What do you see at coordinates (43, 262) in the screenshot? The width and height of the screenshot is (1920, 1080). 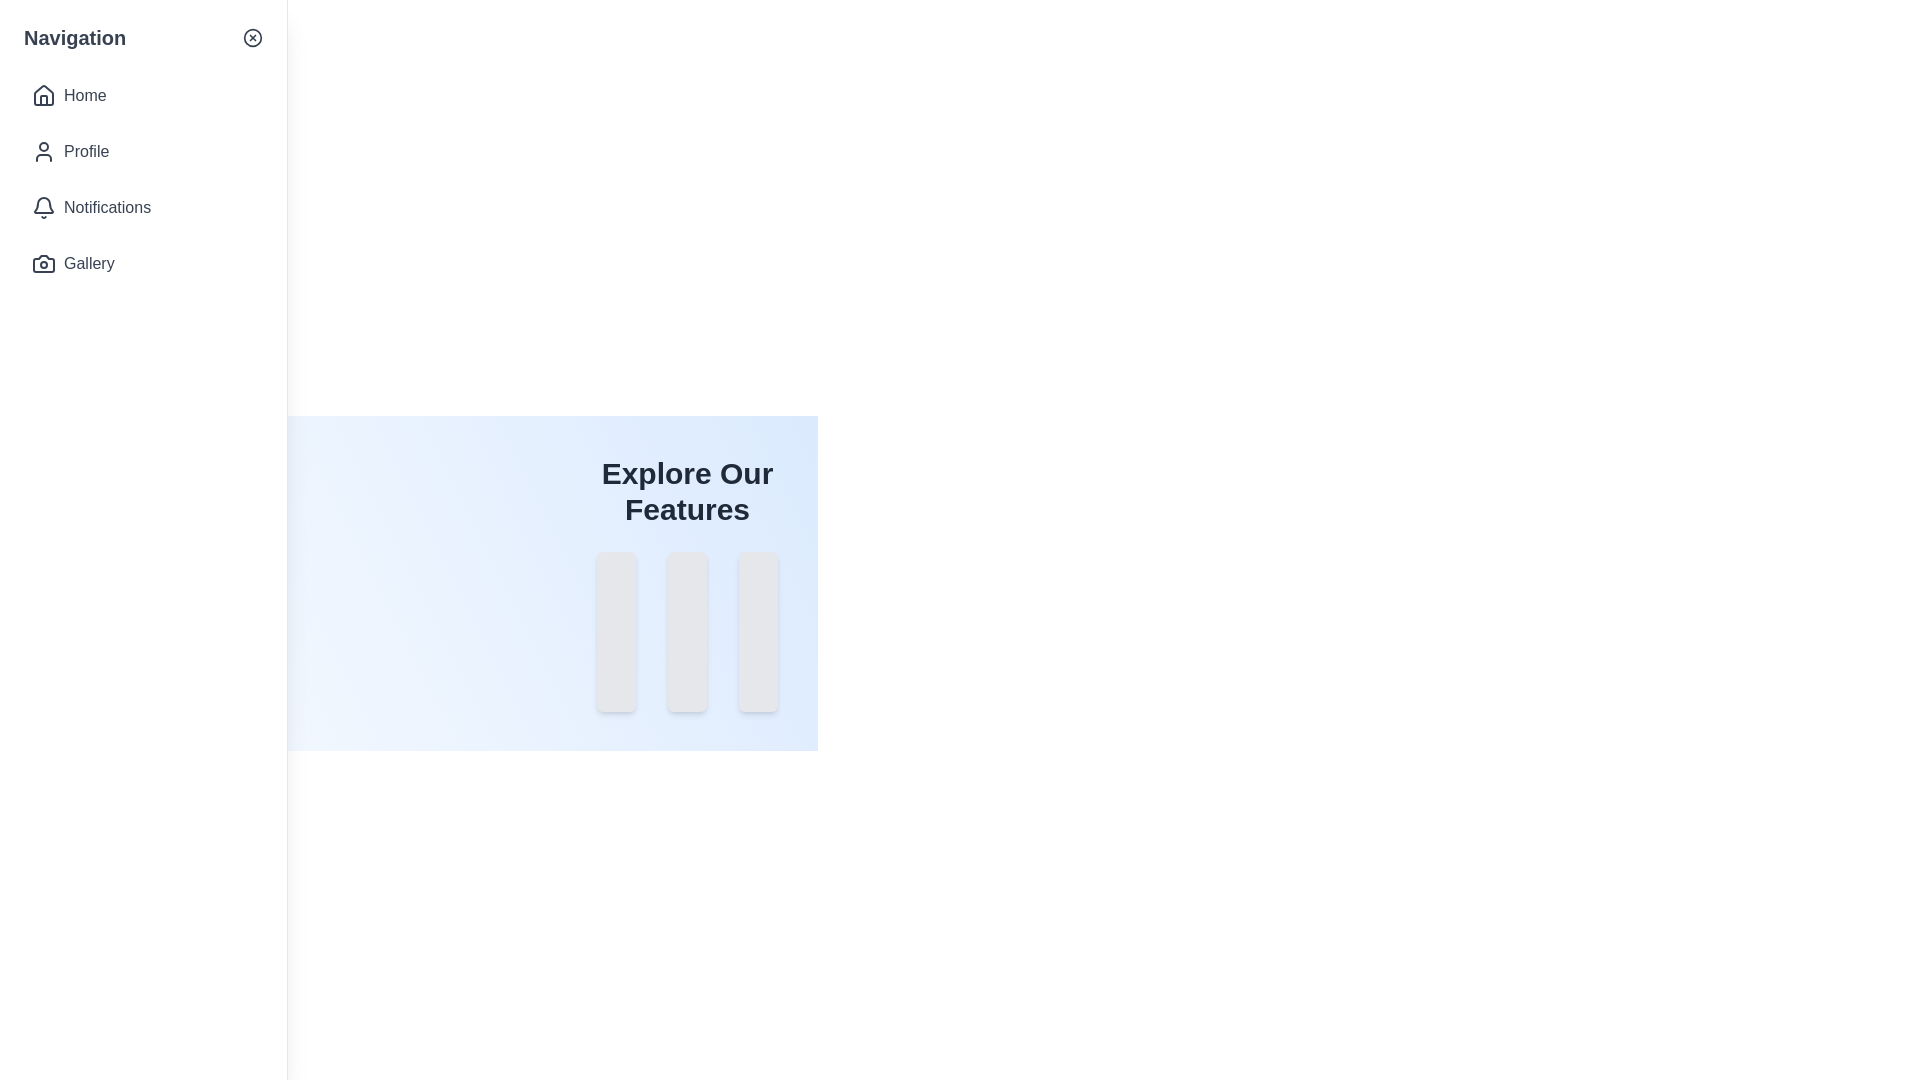 I see `the upper part of the camera icon in the navigation menu next to the 'Gallery' label` at bounding box center [43, 262].